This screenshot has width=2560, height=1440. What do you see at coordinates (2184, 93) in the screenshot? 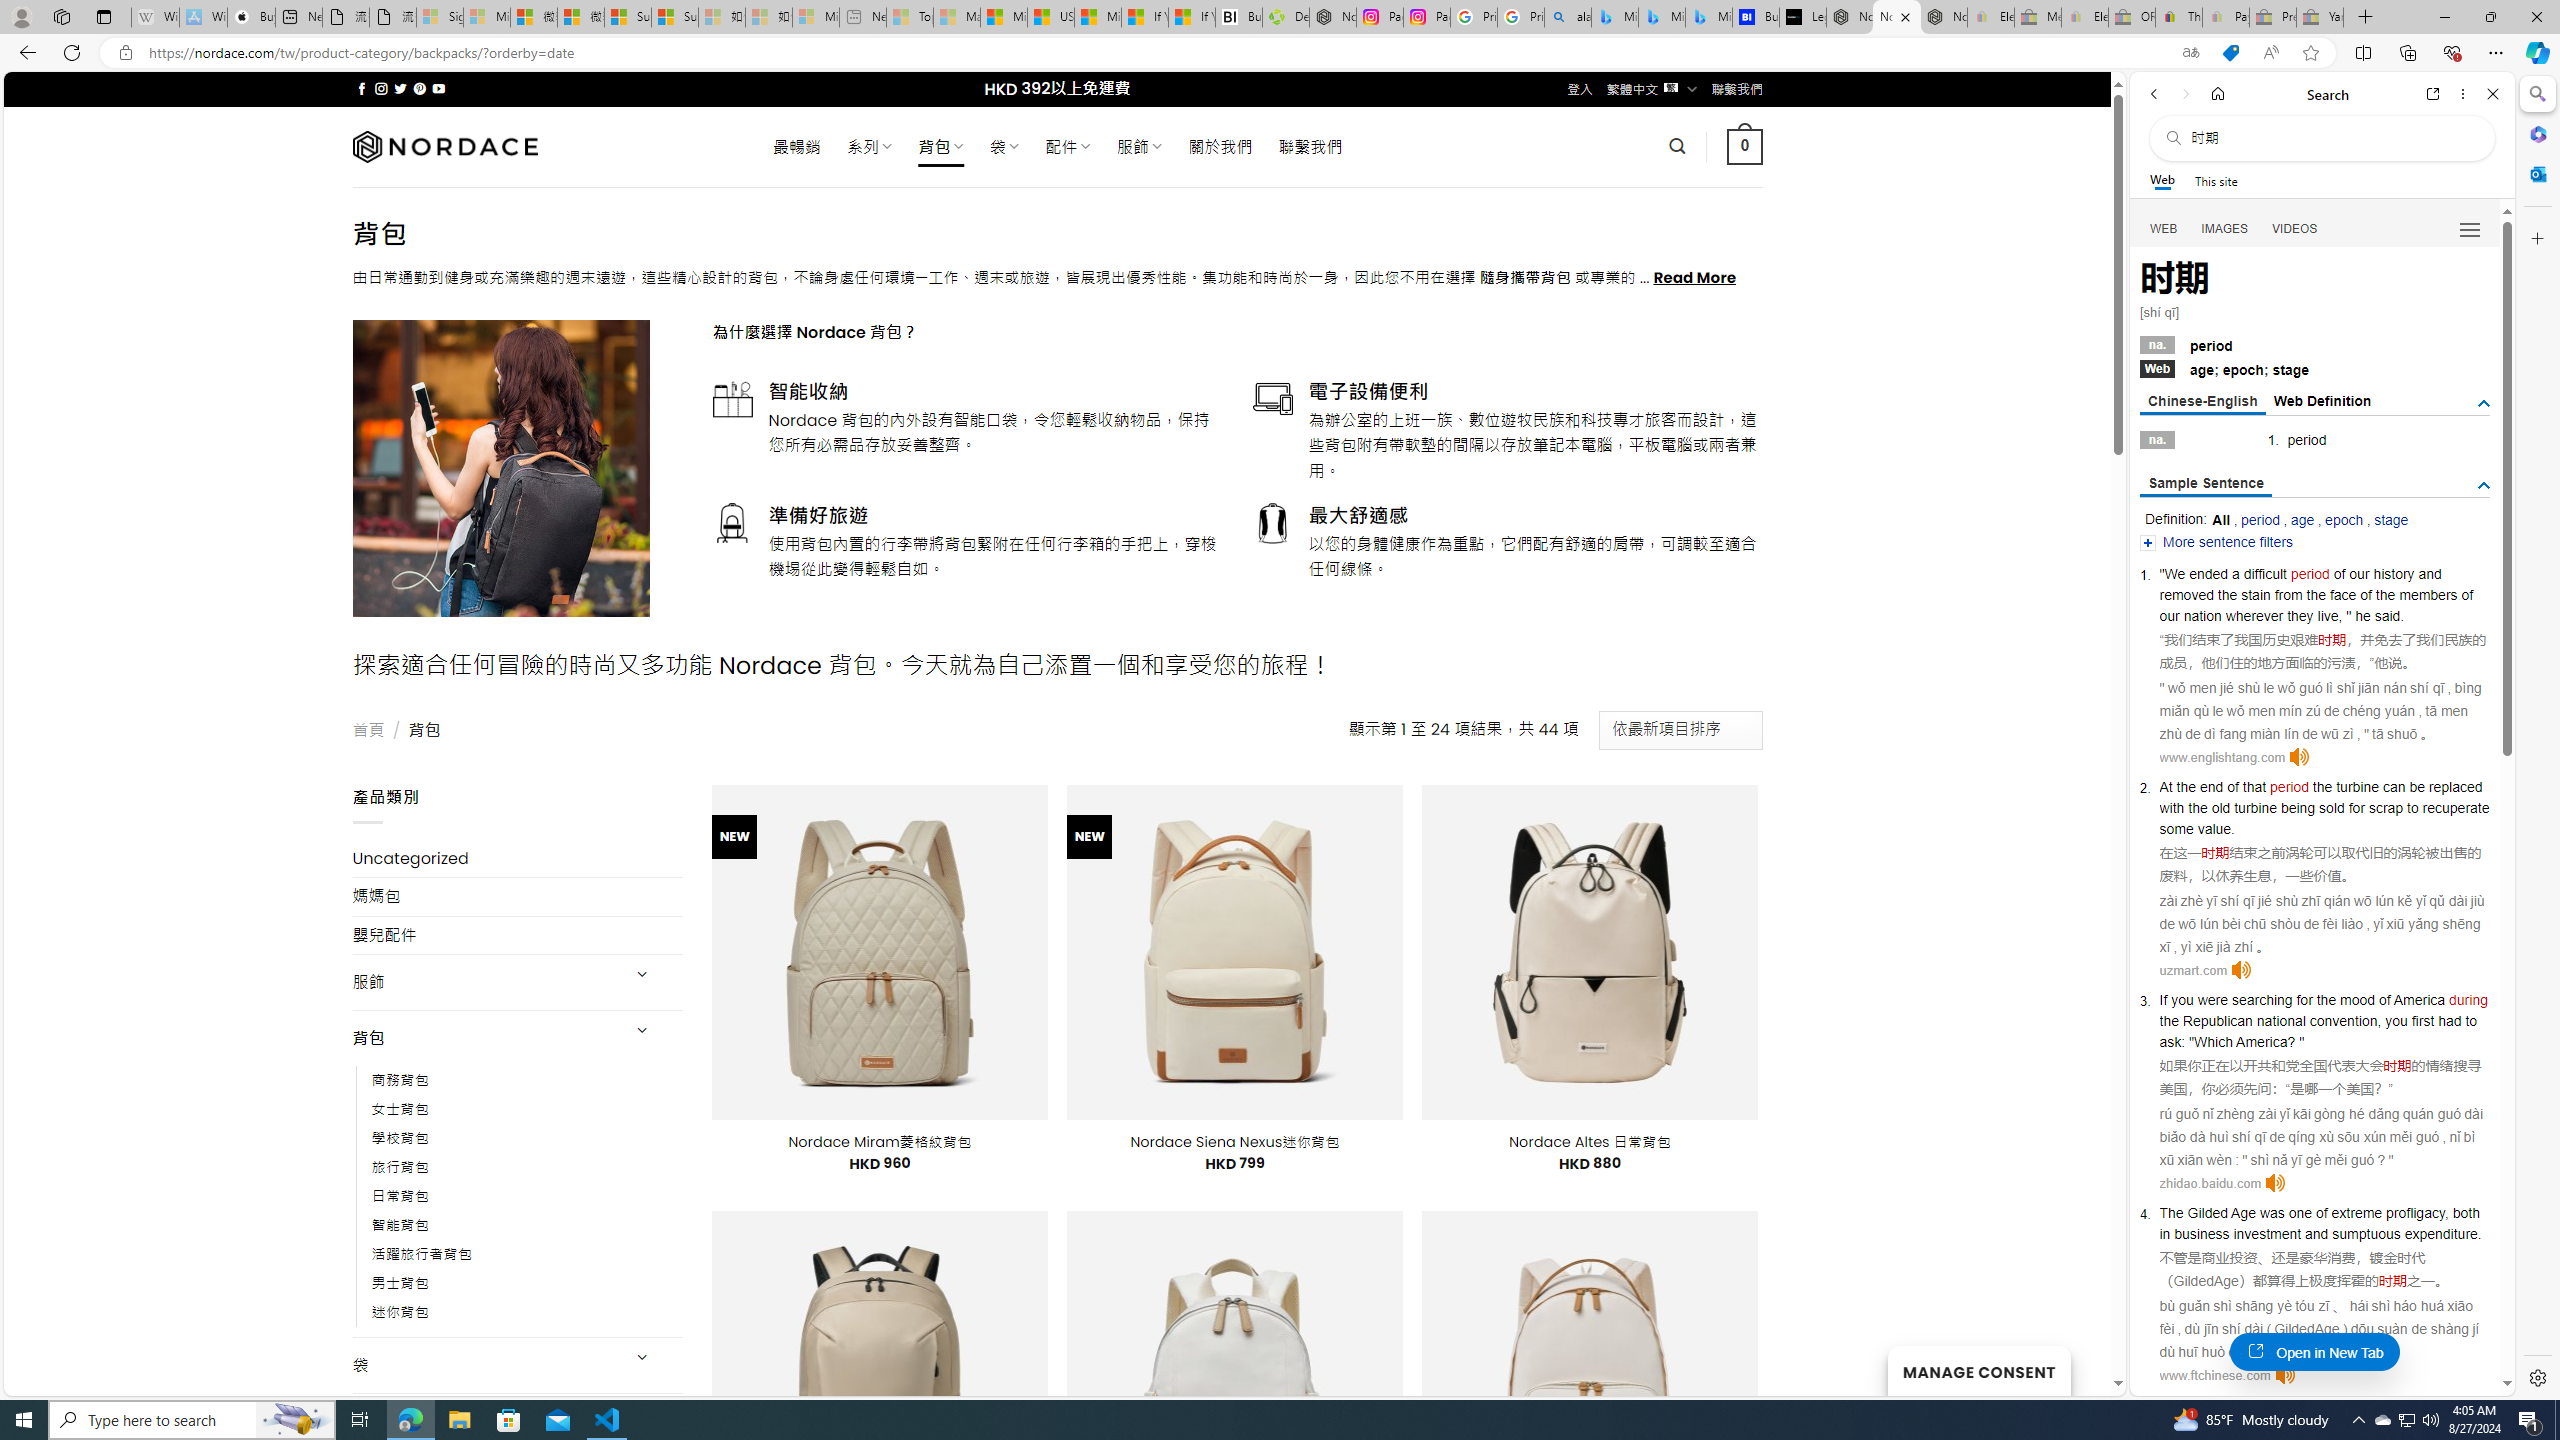
I see `'Forward'` at bounding box center [2184, 93].